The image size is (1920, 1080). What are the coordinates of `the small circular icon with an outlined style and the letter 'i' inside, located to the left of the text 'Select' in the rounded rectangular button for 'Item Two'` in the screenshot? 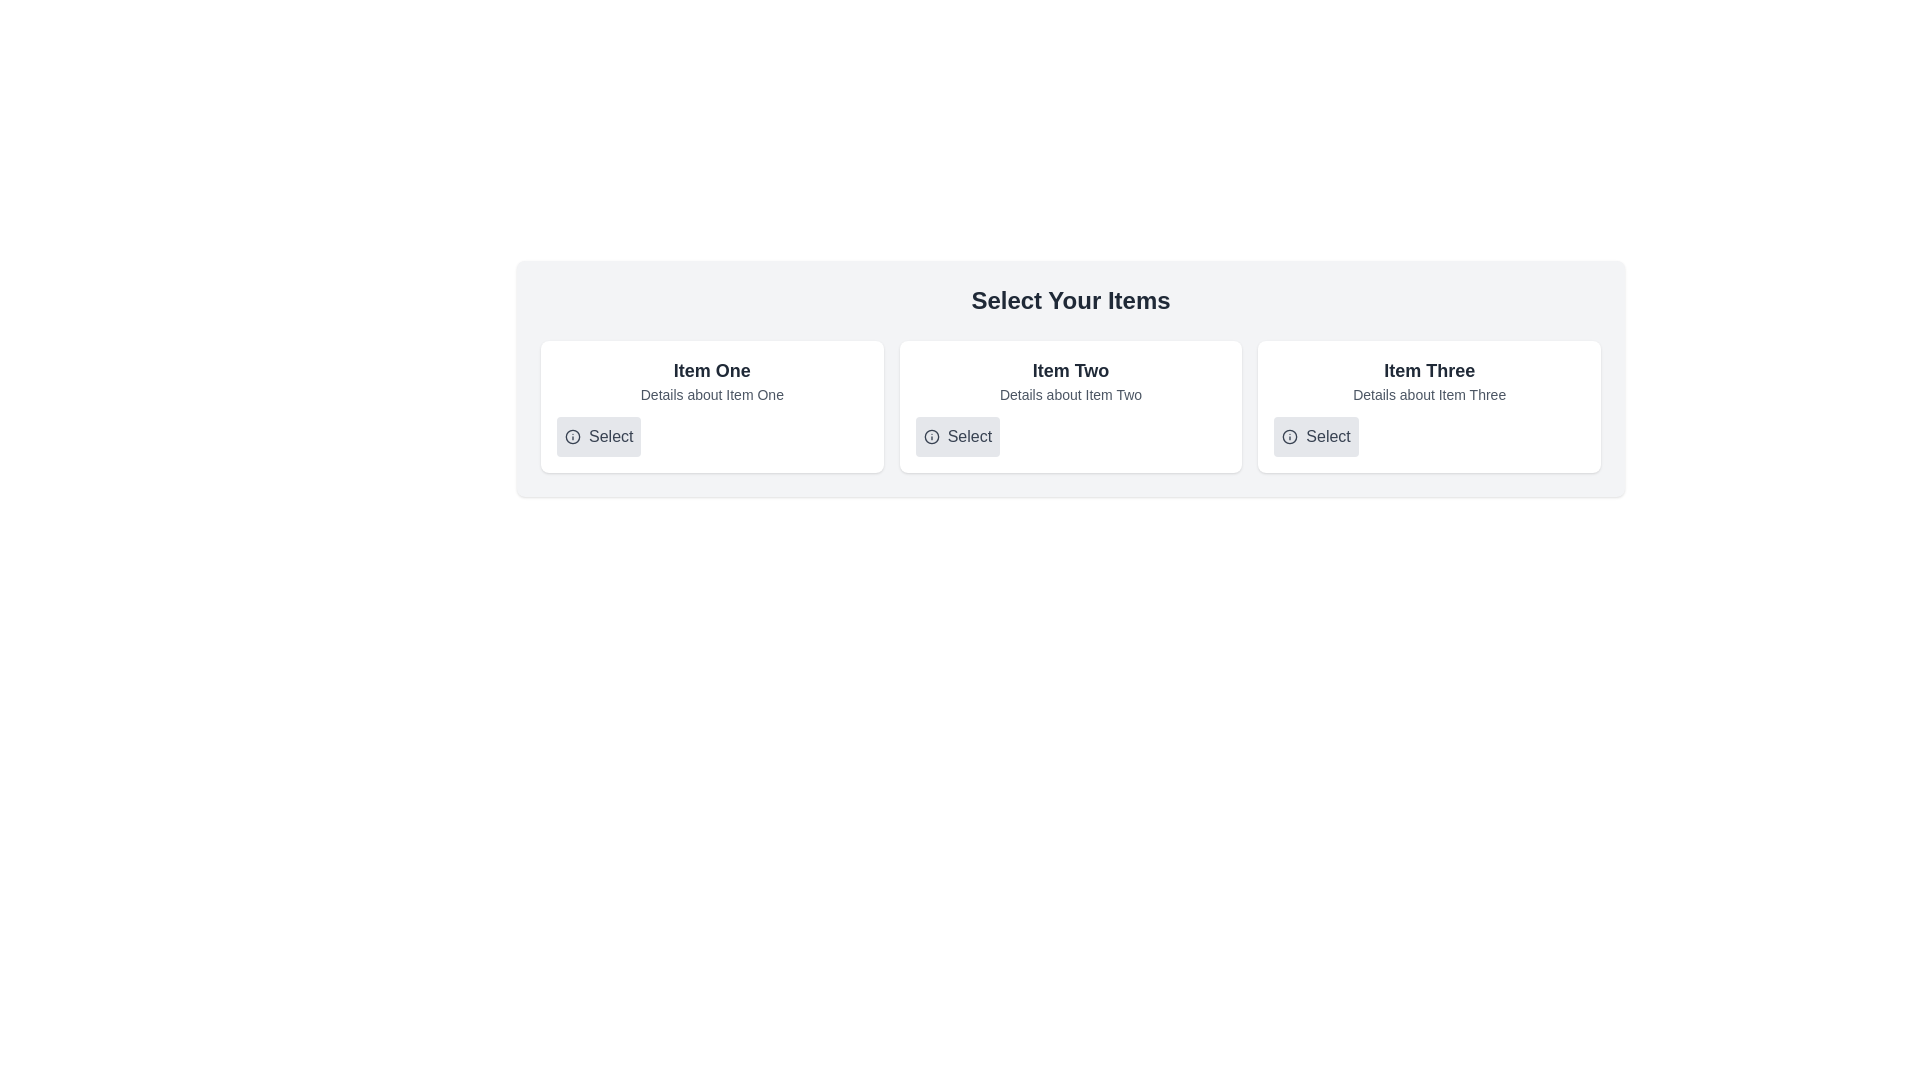 It's located at (930, 435).